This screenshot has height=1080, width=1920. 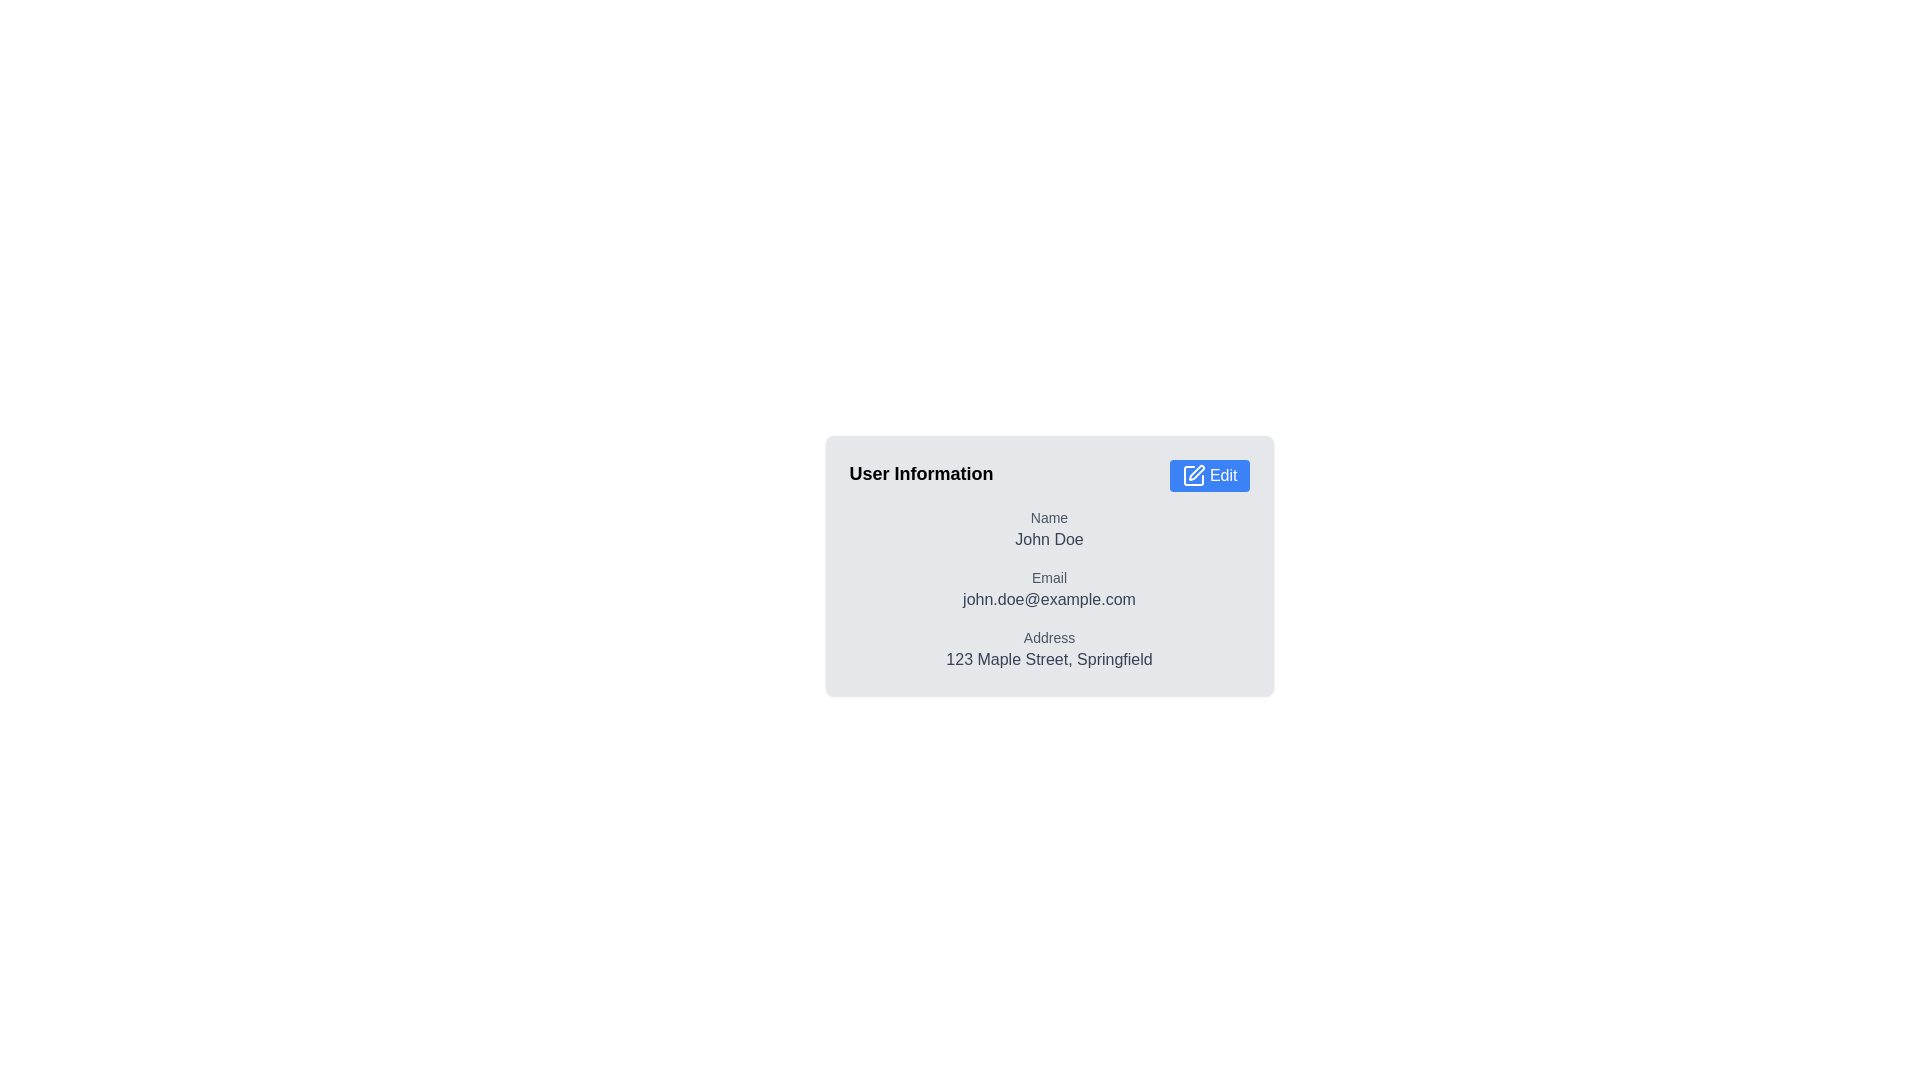 I want to click on the address label in the User Information card, located between the Email section and the address content, so click(x=1048, y=637).